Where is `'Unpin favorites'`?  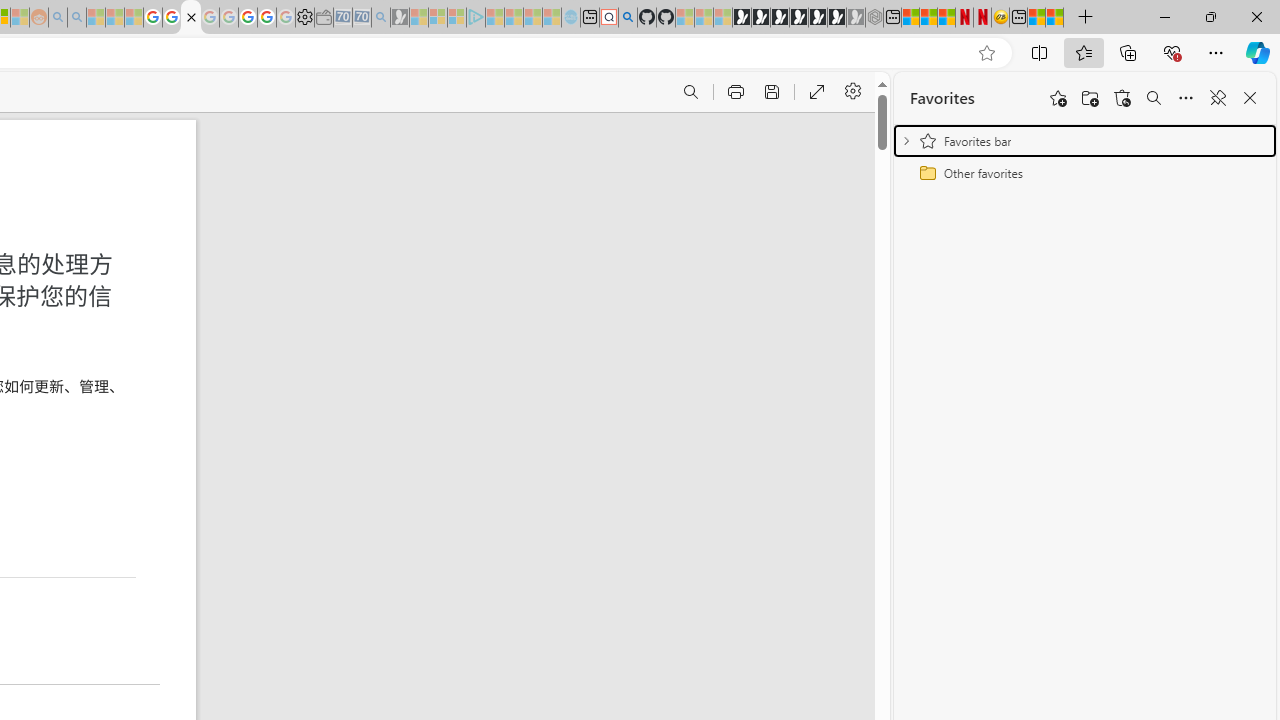 'Unpin favorites' is located at coordinates (1216, 98).